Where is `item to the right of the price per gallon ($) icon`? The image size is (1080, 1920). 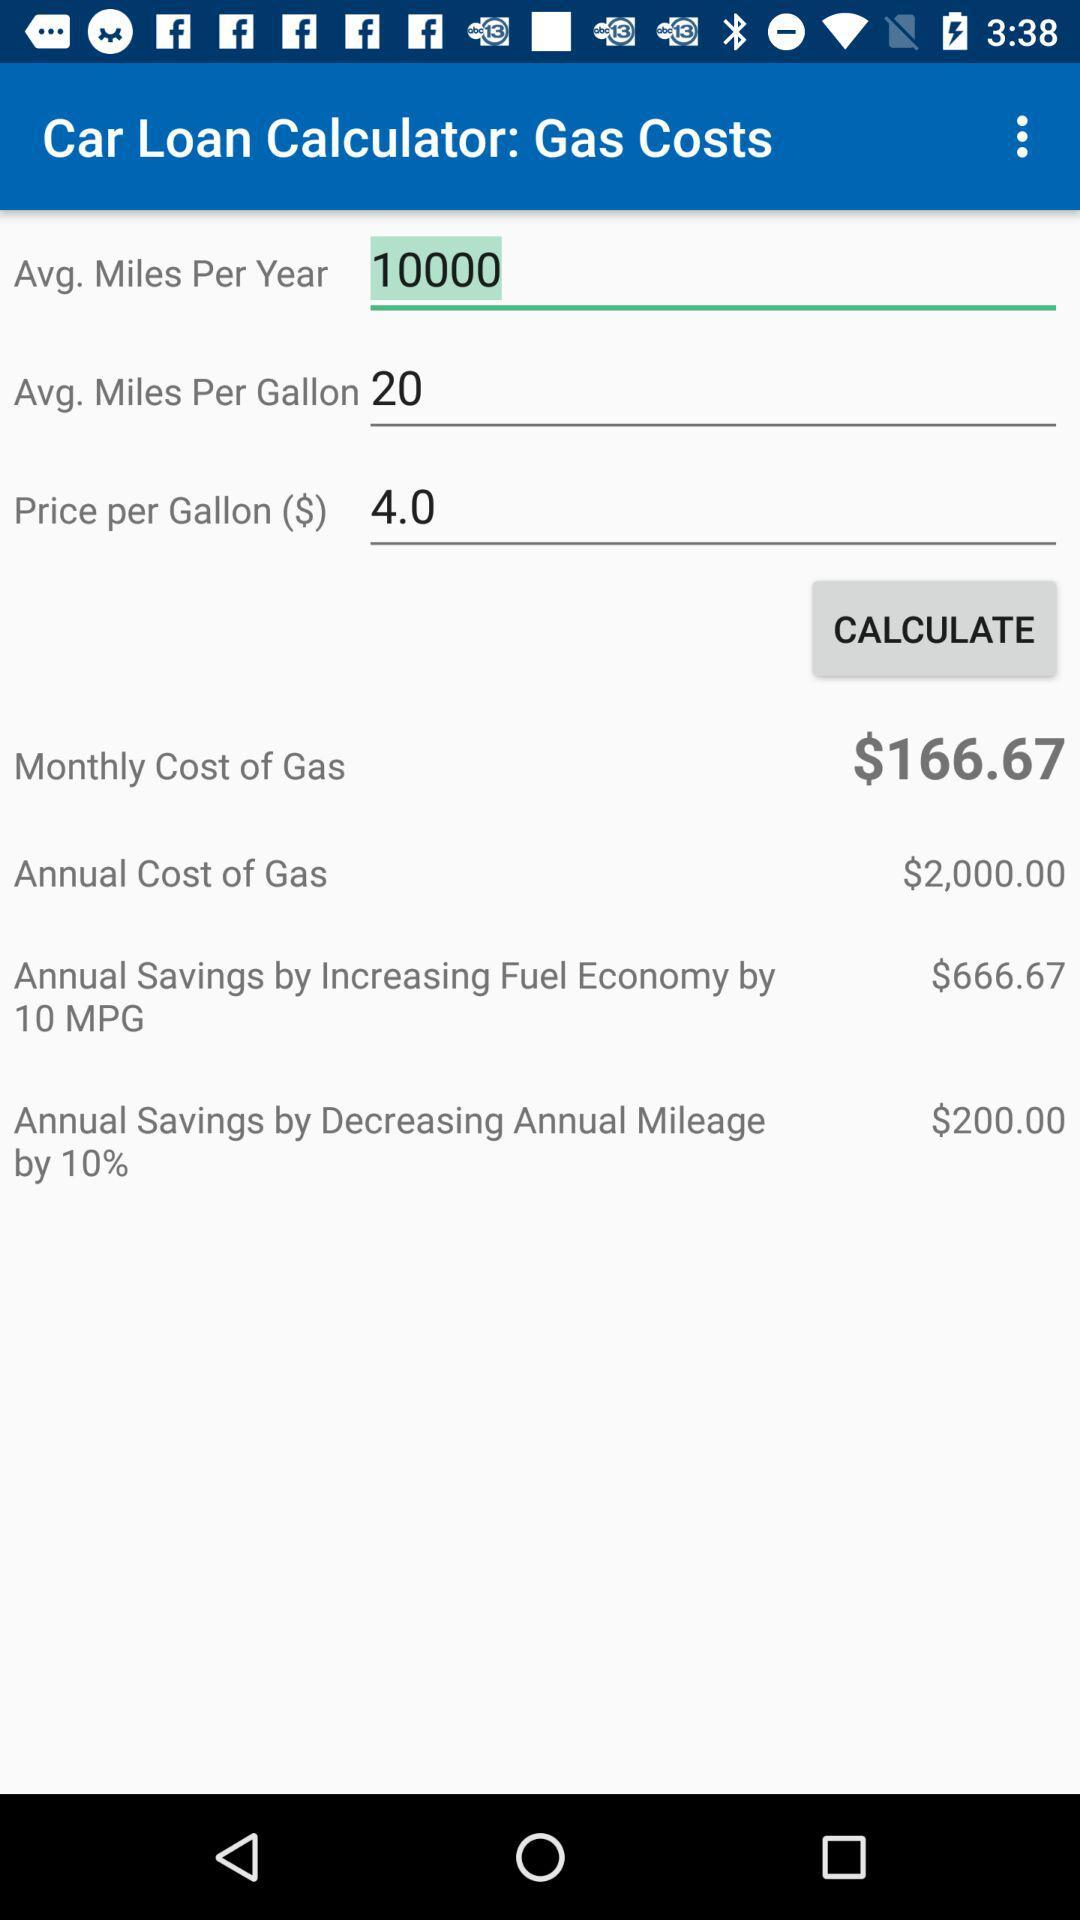 item to the right of the price per gallon ($) icon is located at coordinates (712, 506).